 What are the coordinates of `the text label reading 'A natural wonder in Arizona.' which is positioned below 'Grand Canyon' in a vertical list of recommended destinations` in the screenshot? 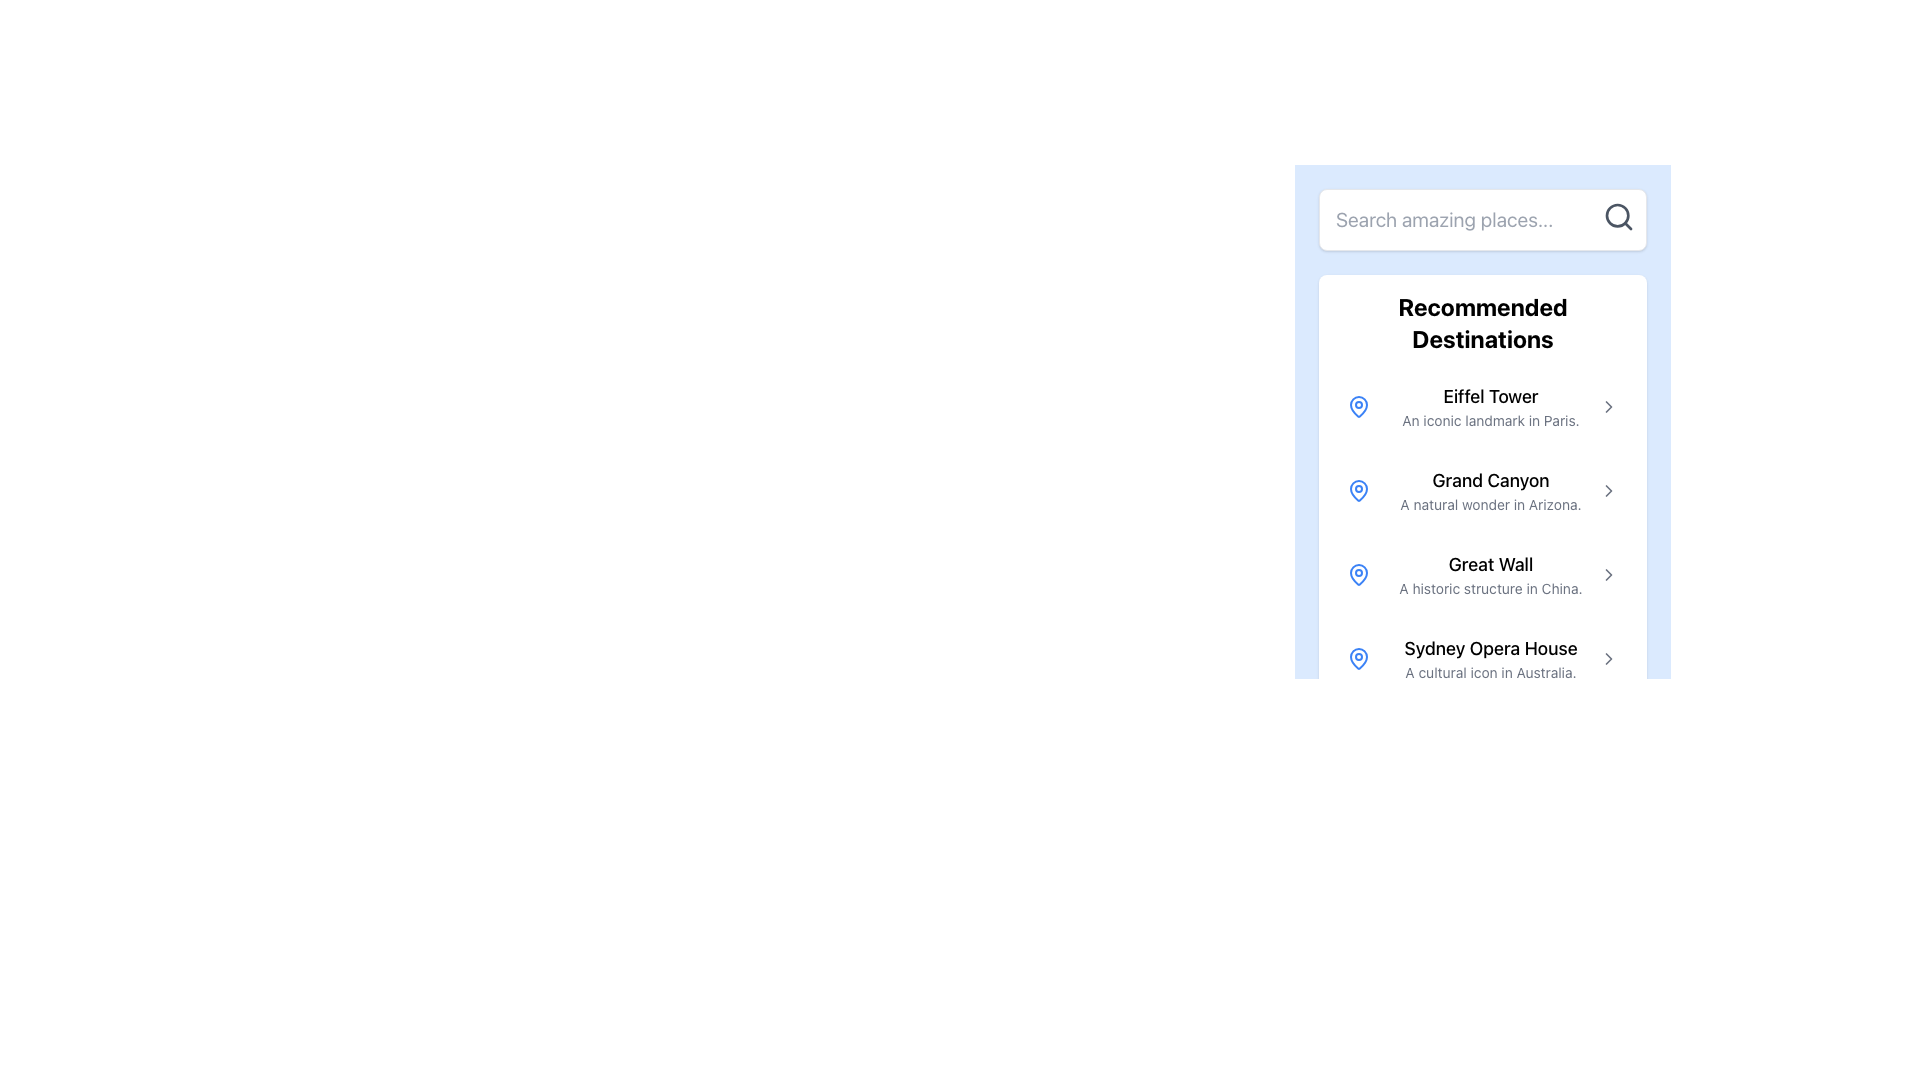 It's located at (1491, 504).